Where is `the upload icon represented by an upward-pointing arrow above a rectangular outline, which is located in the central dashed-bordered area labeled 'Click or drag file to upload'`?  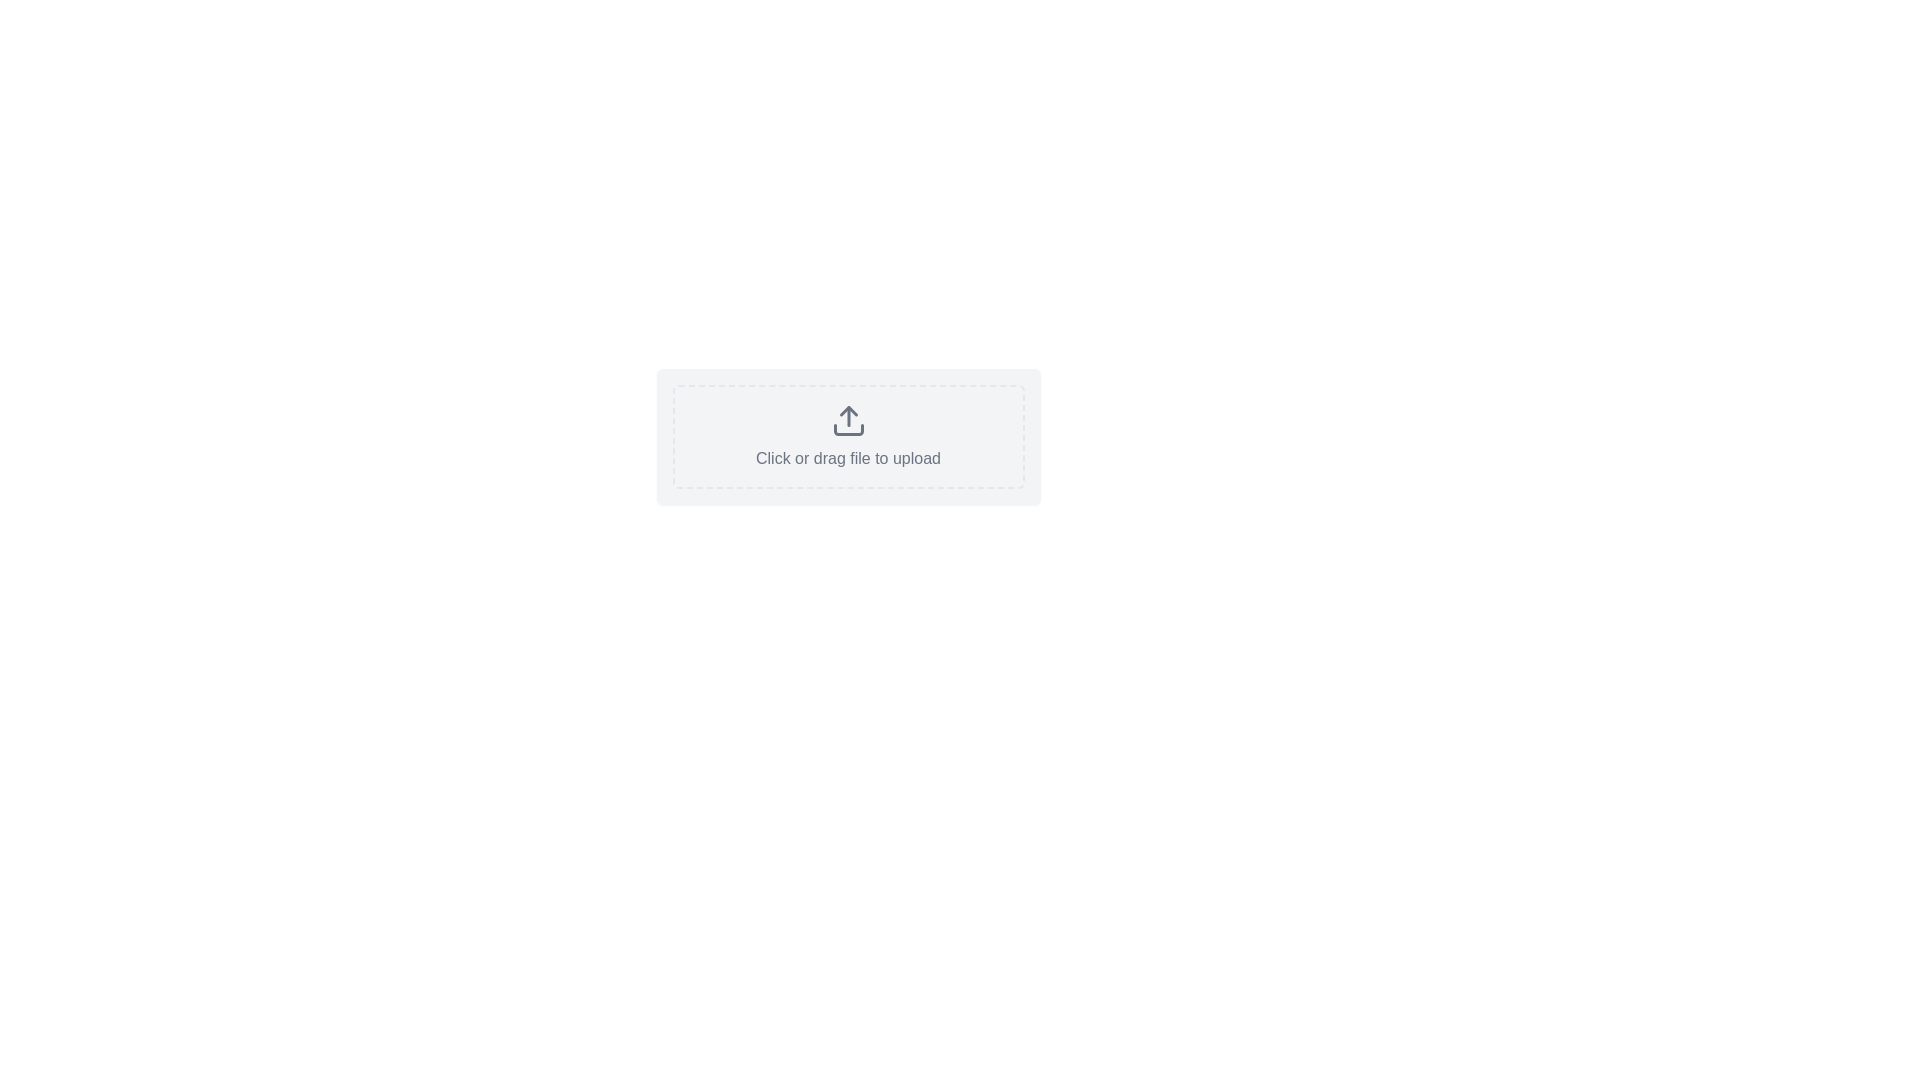 the upload icon represented by an upward-pointing arrow above a rectangular outline, which is located in the central dashed-bordered area labeled 'Click or drag file to upload' is located at coordinates (848, 419).